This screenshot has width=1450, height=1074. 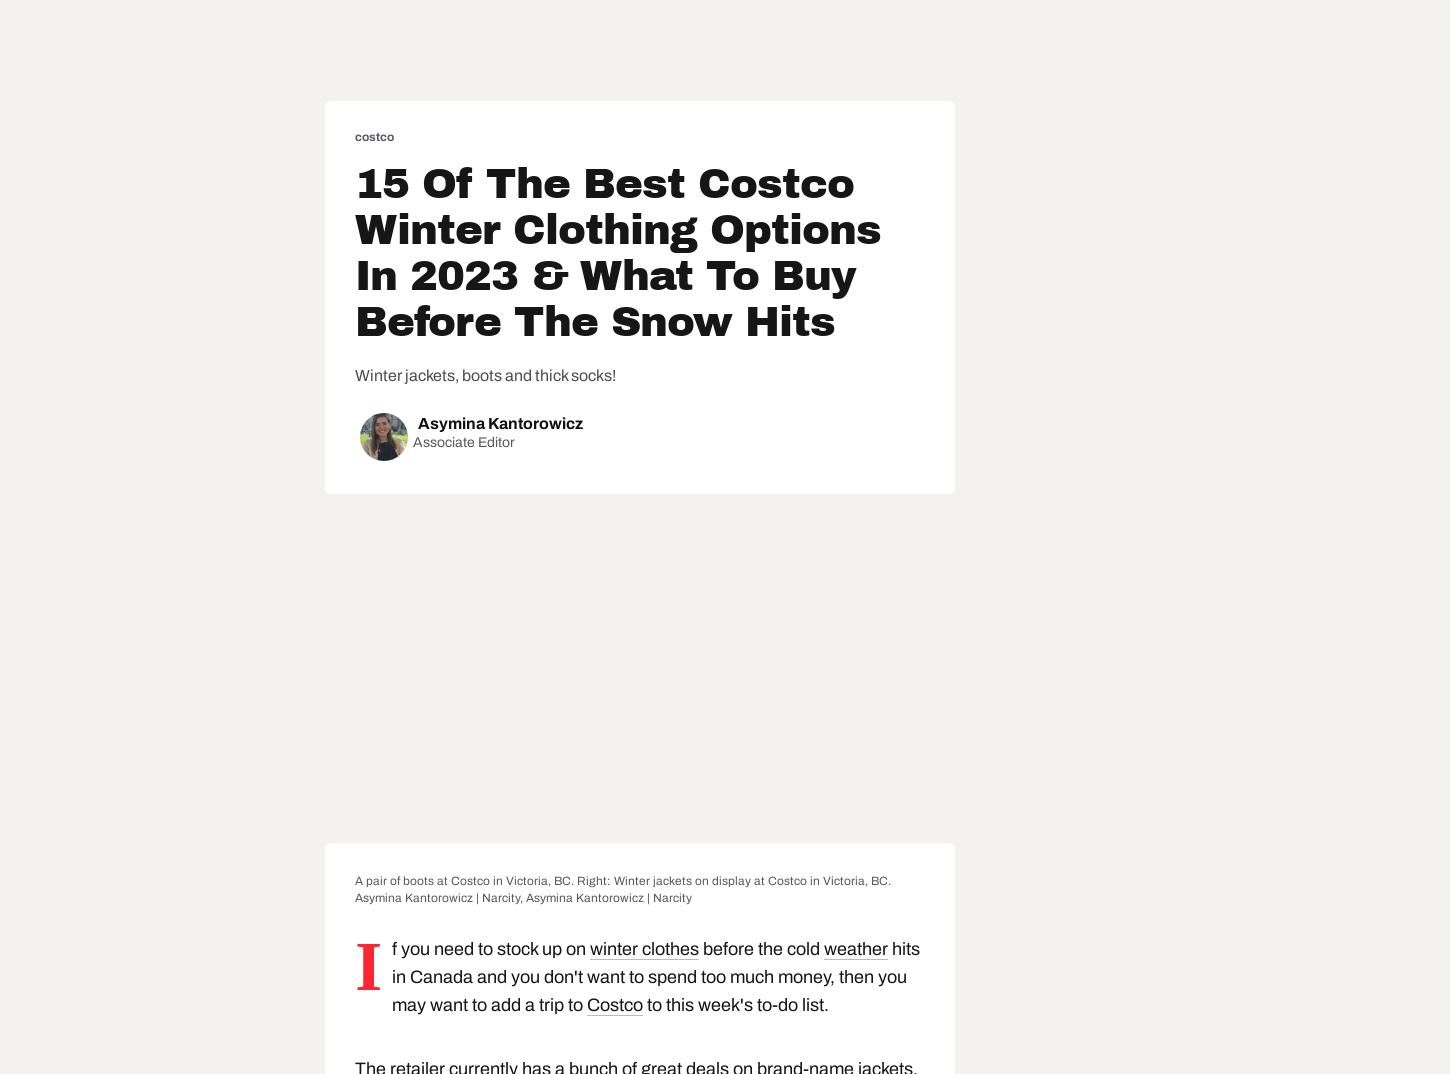 I want to click on 'A pair of boots at Costco in Victoria, BC. Right: Winter jackets on display at Costco in Victoria, BC.', so click(x=622, y=880).